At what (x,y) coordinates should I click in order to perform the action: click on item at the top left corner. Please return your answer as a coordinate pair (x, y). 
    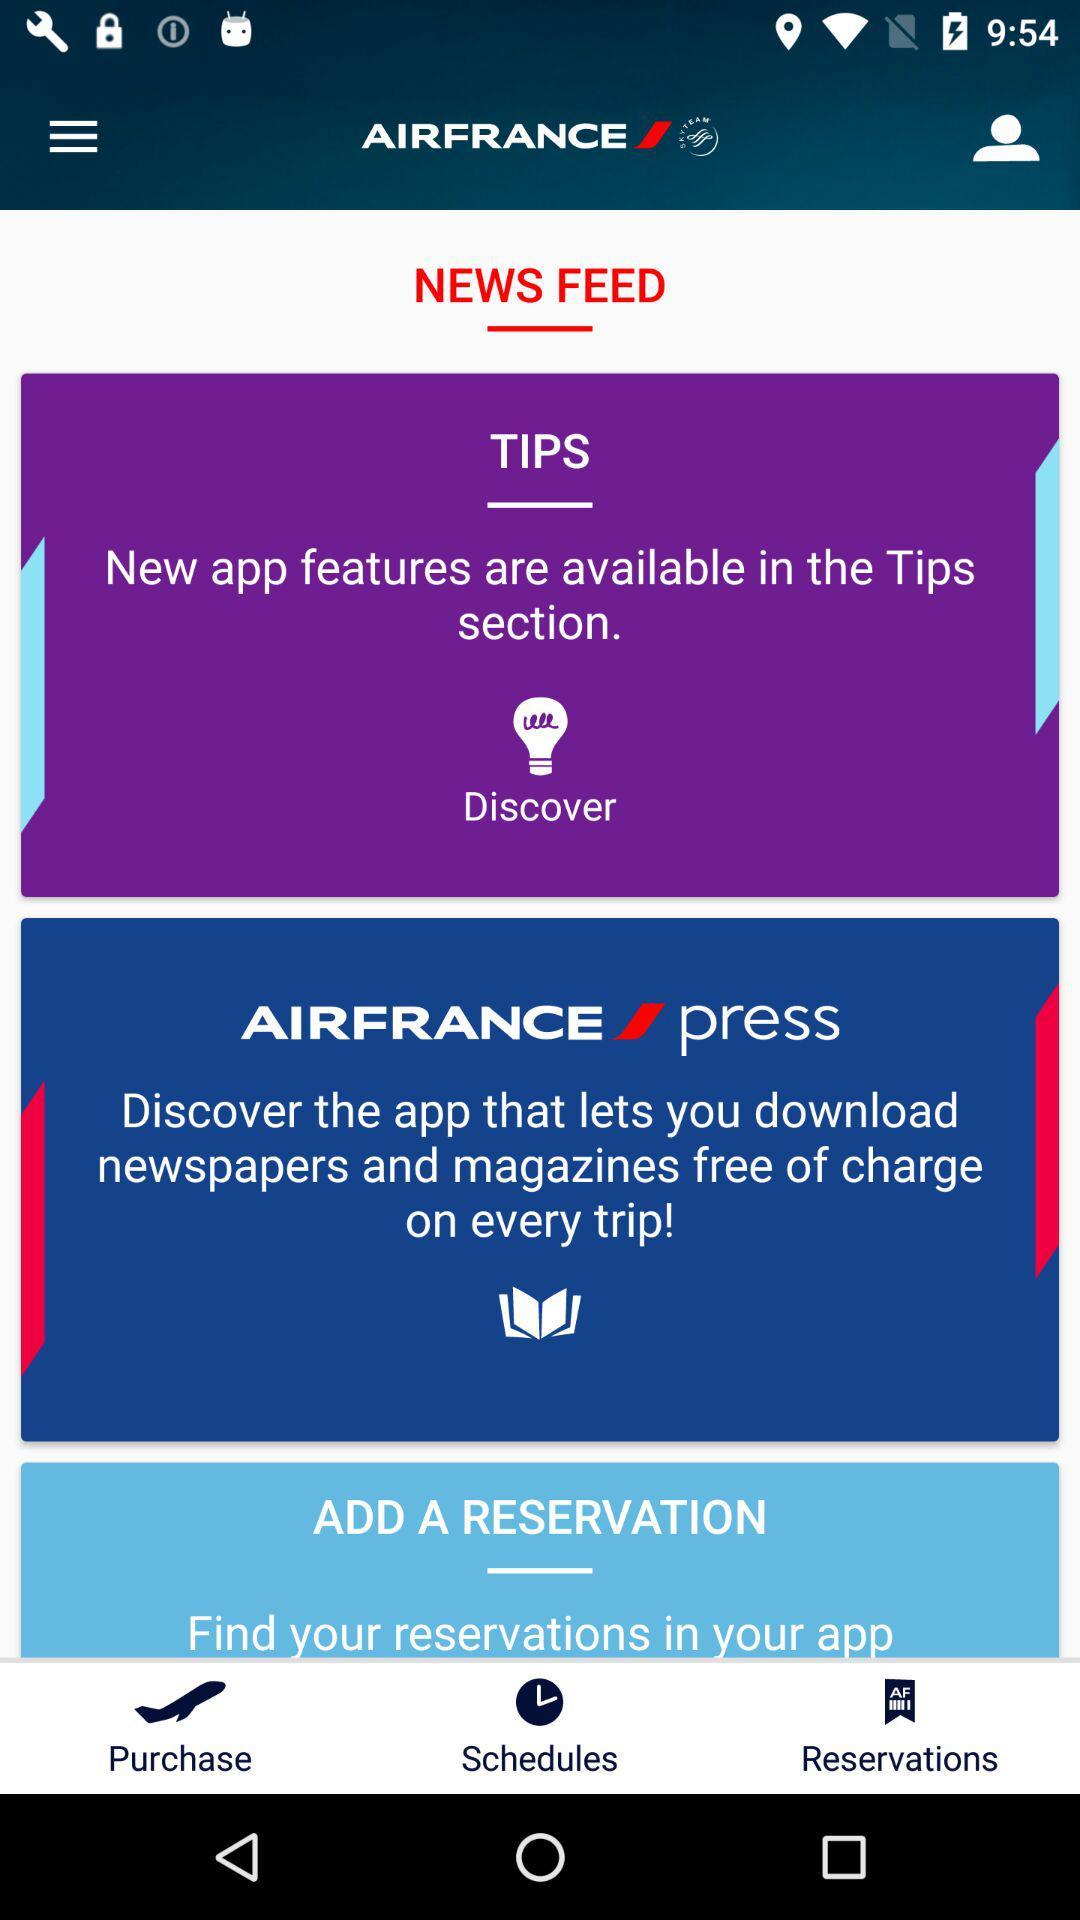
    Looking at the image, I should click on (72, 135).